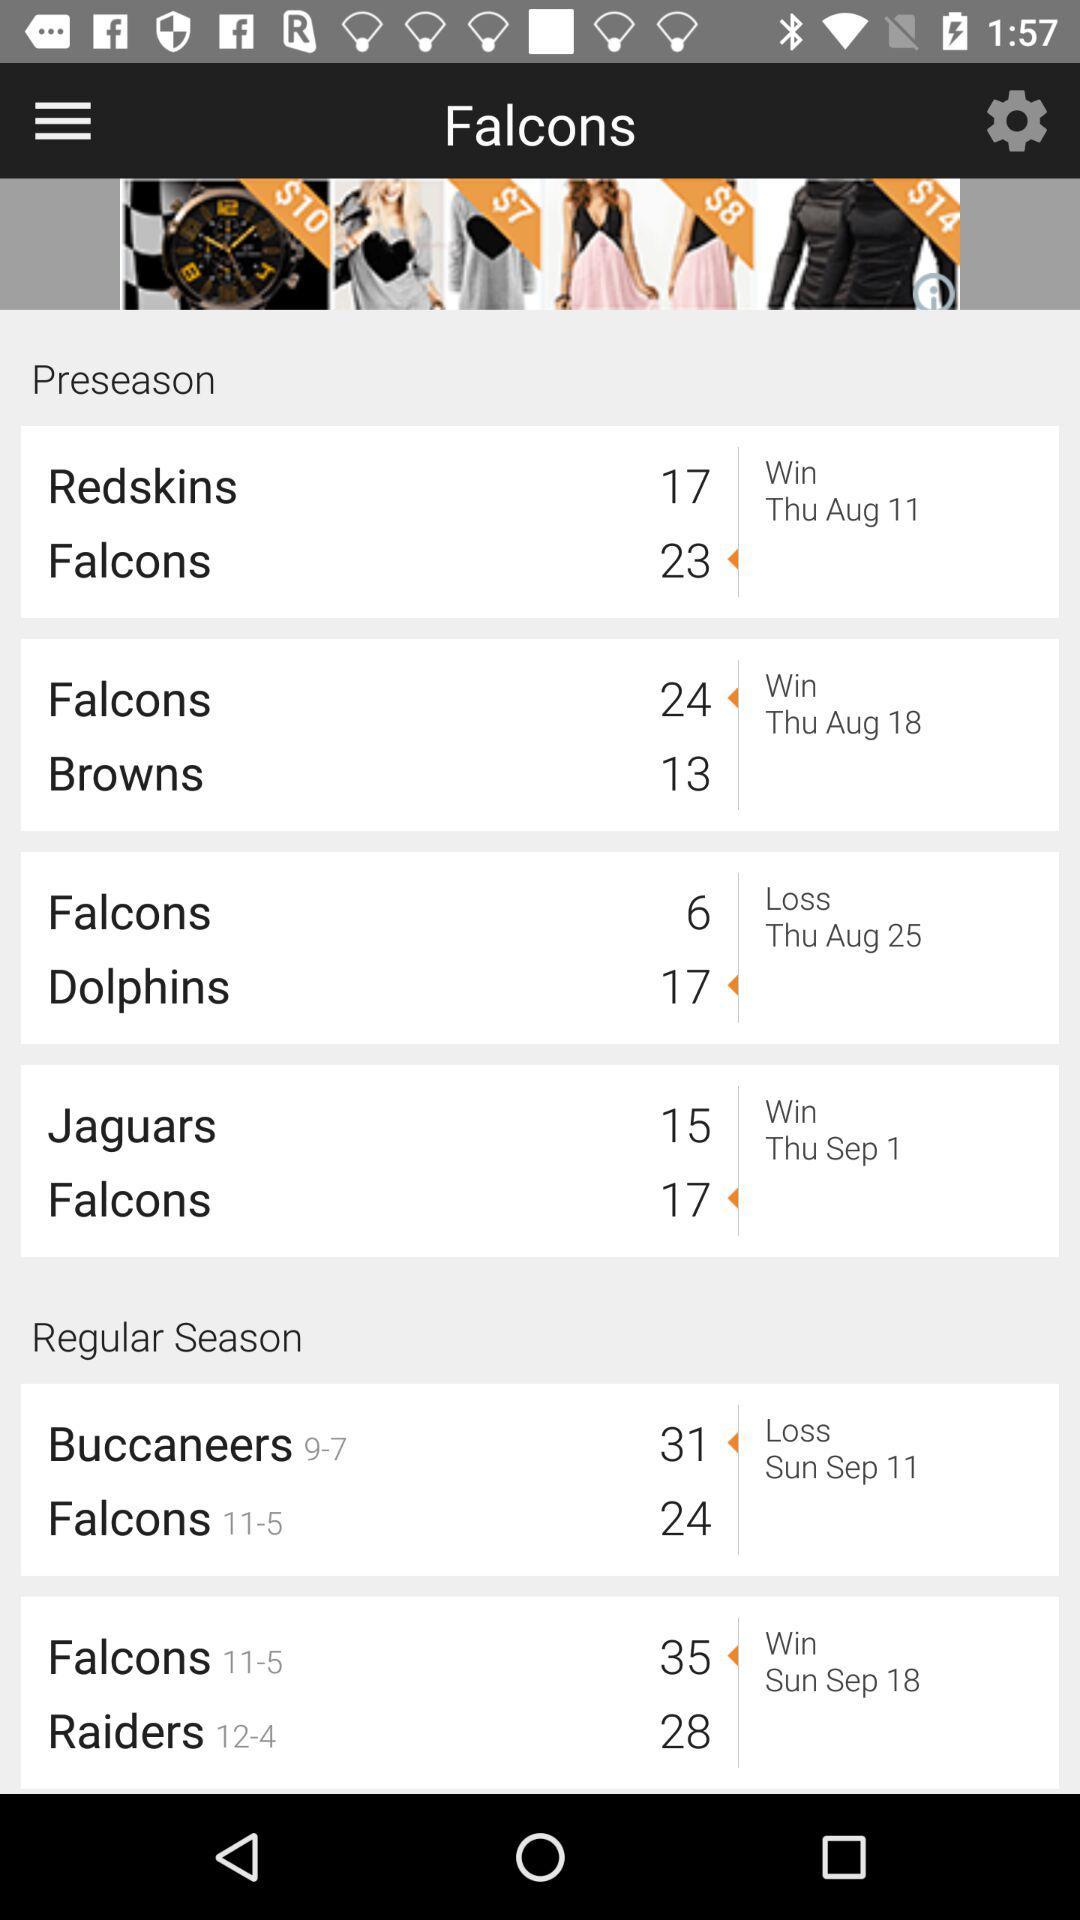 The image size is (1080, 1920). Describe the element at coordinates (540, 243) in the screenshot. I see `advertisement` at that location.